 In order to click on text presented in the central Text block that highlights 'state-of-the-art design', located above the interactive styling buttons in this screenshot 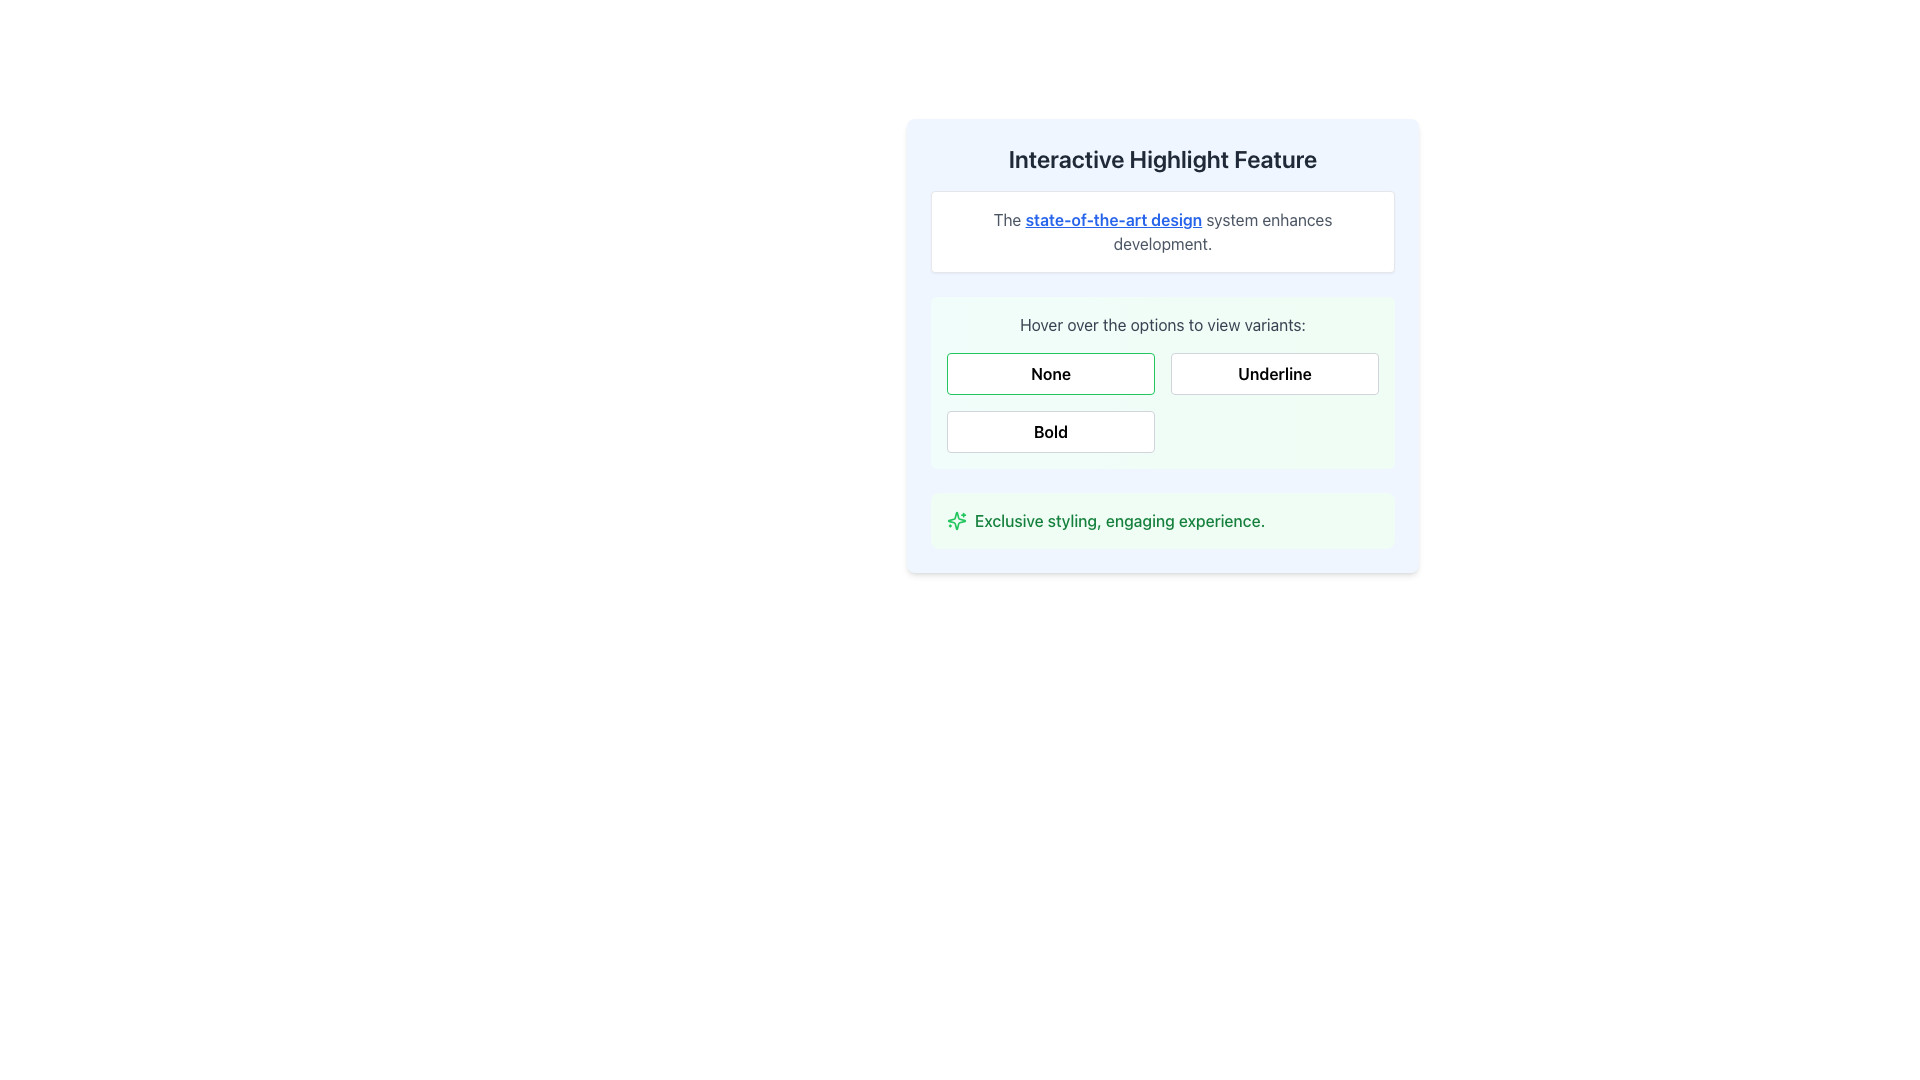, I will do `click(1162, 230)`.